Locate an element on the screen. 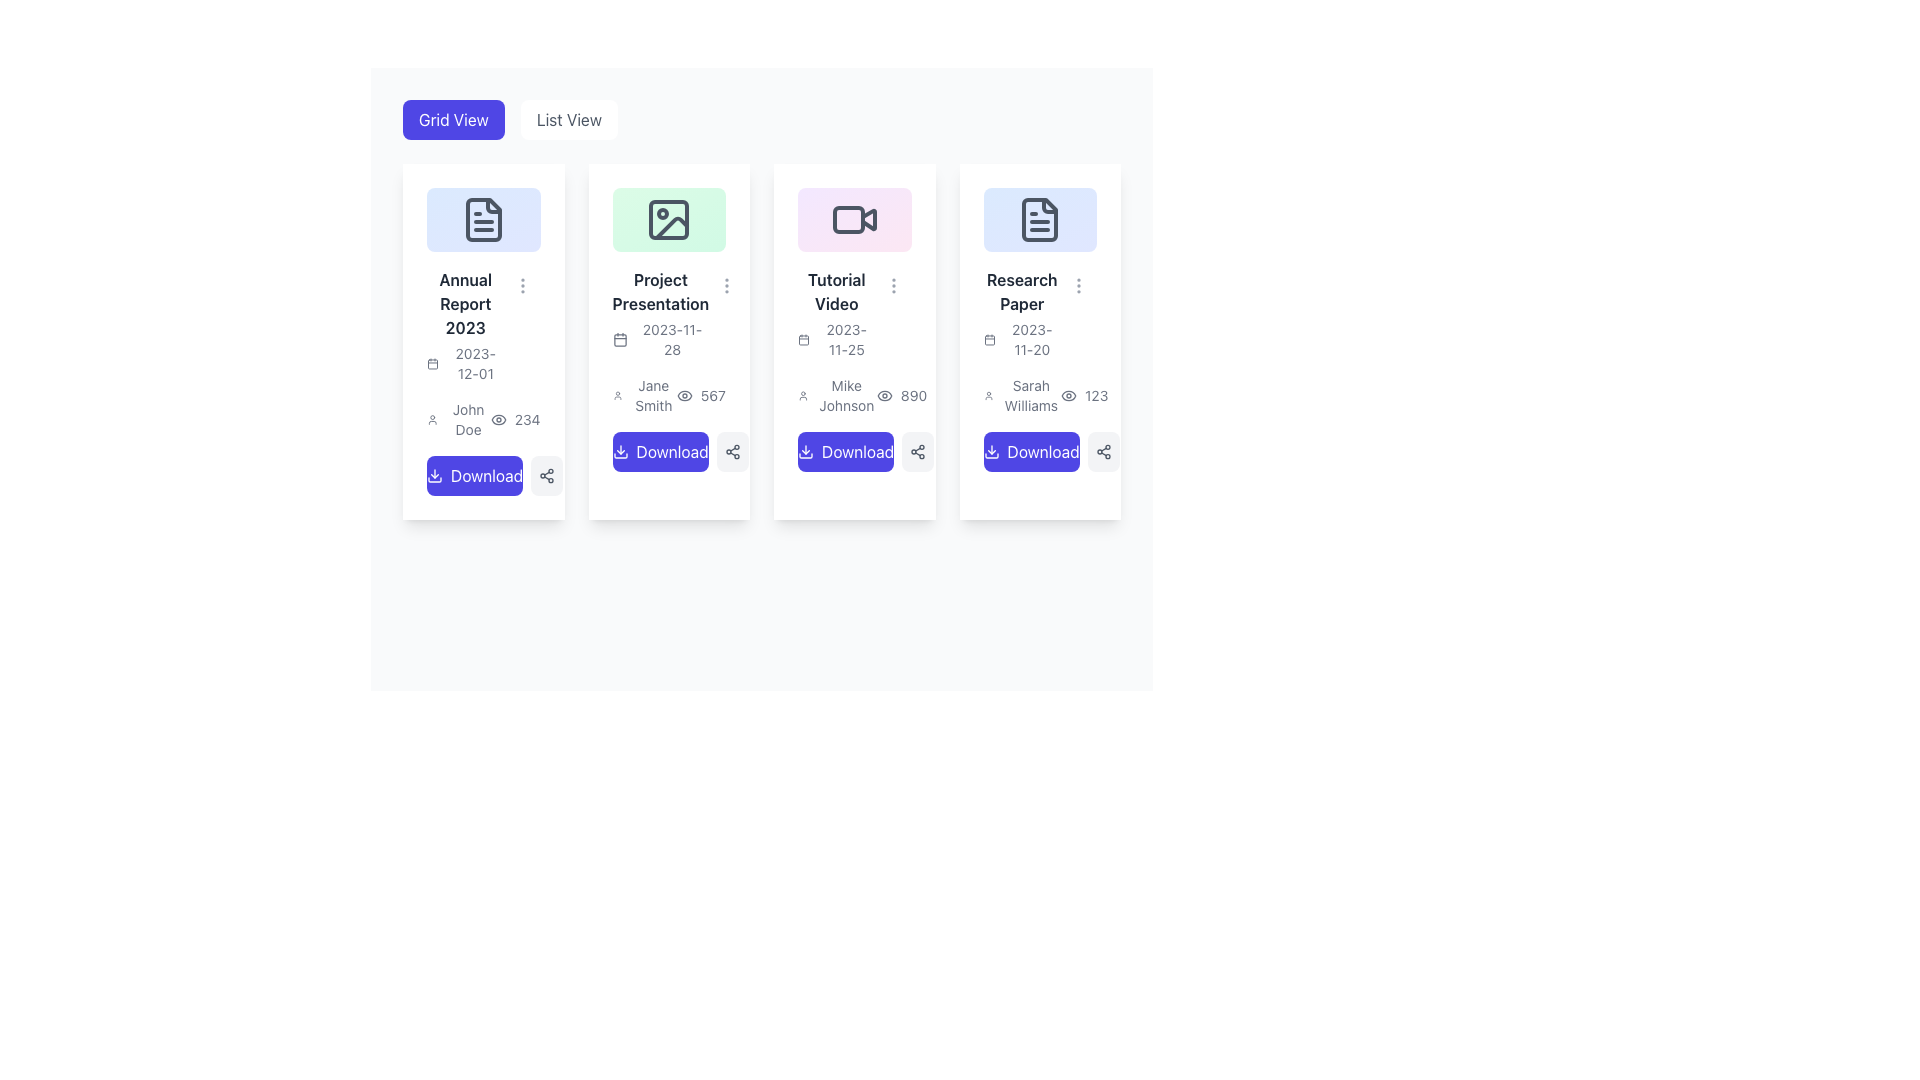  the decorative icon representing the content of the 'Tutorial Video' card, which is the third card in a horizontal row of cards is located at coordinates (854, 219).